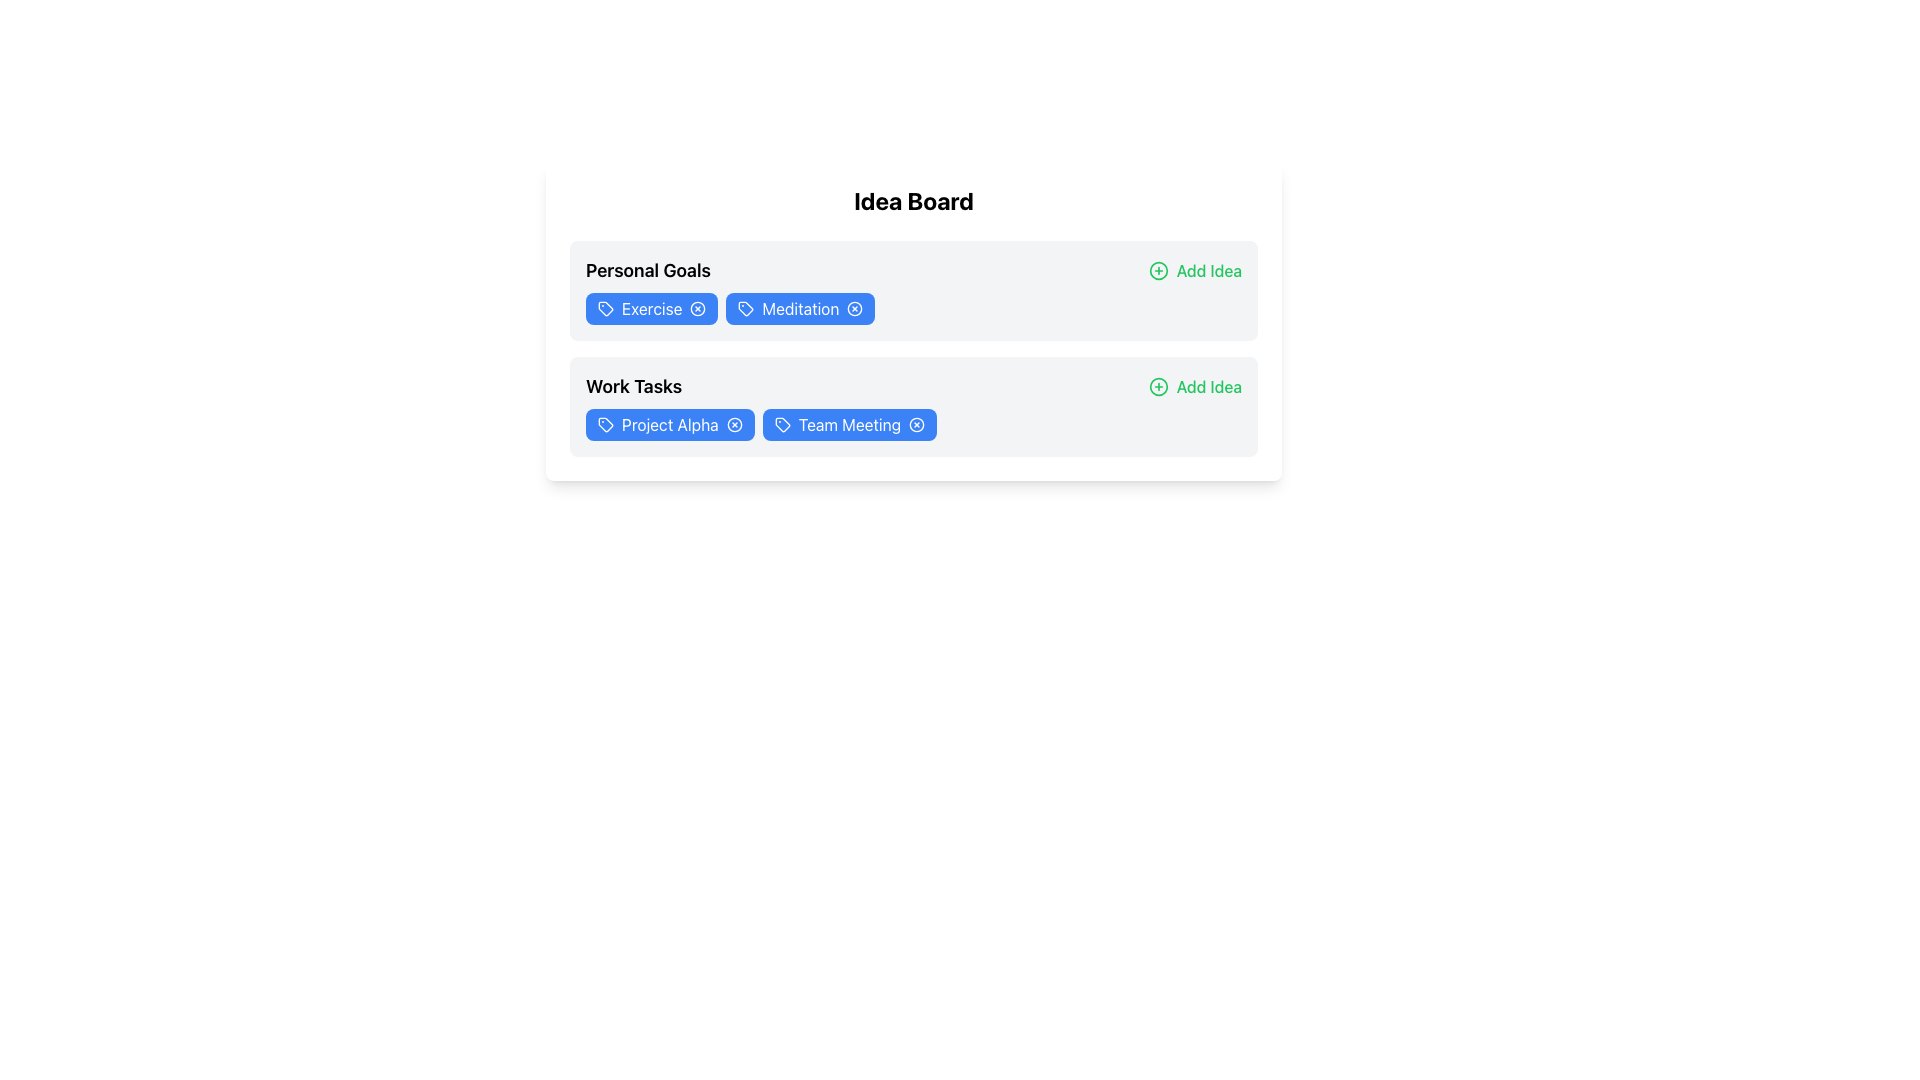 This screenshot has height=1080, width=1920. Describe the element at coordinates (733, 423) in the screenshot. I see `the Circular button with an 'X' symbol for the 'Project Alpha' tag` at that location.